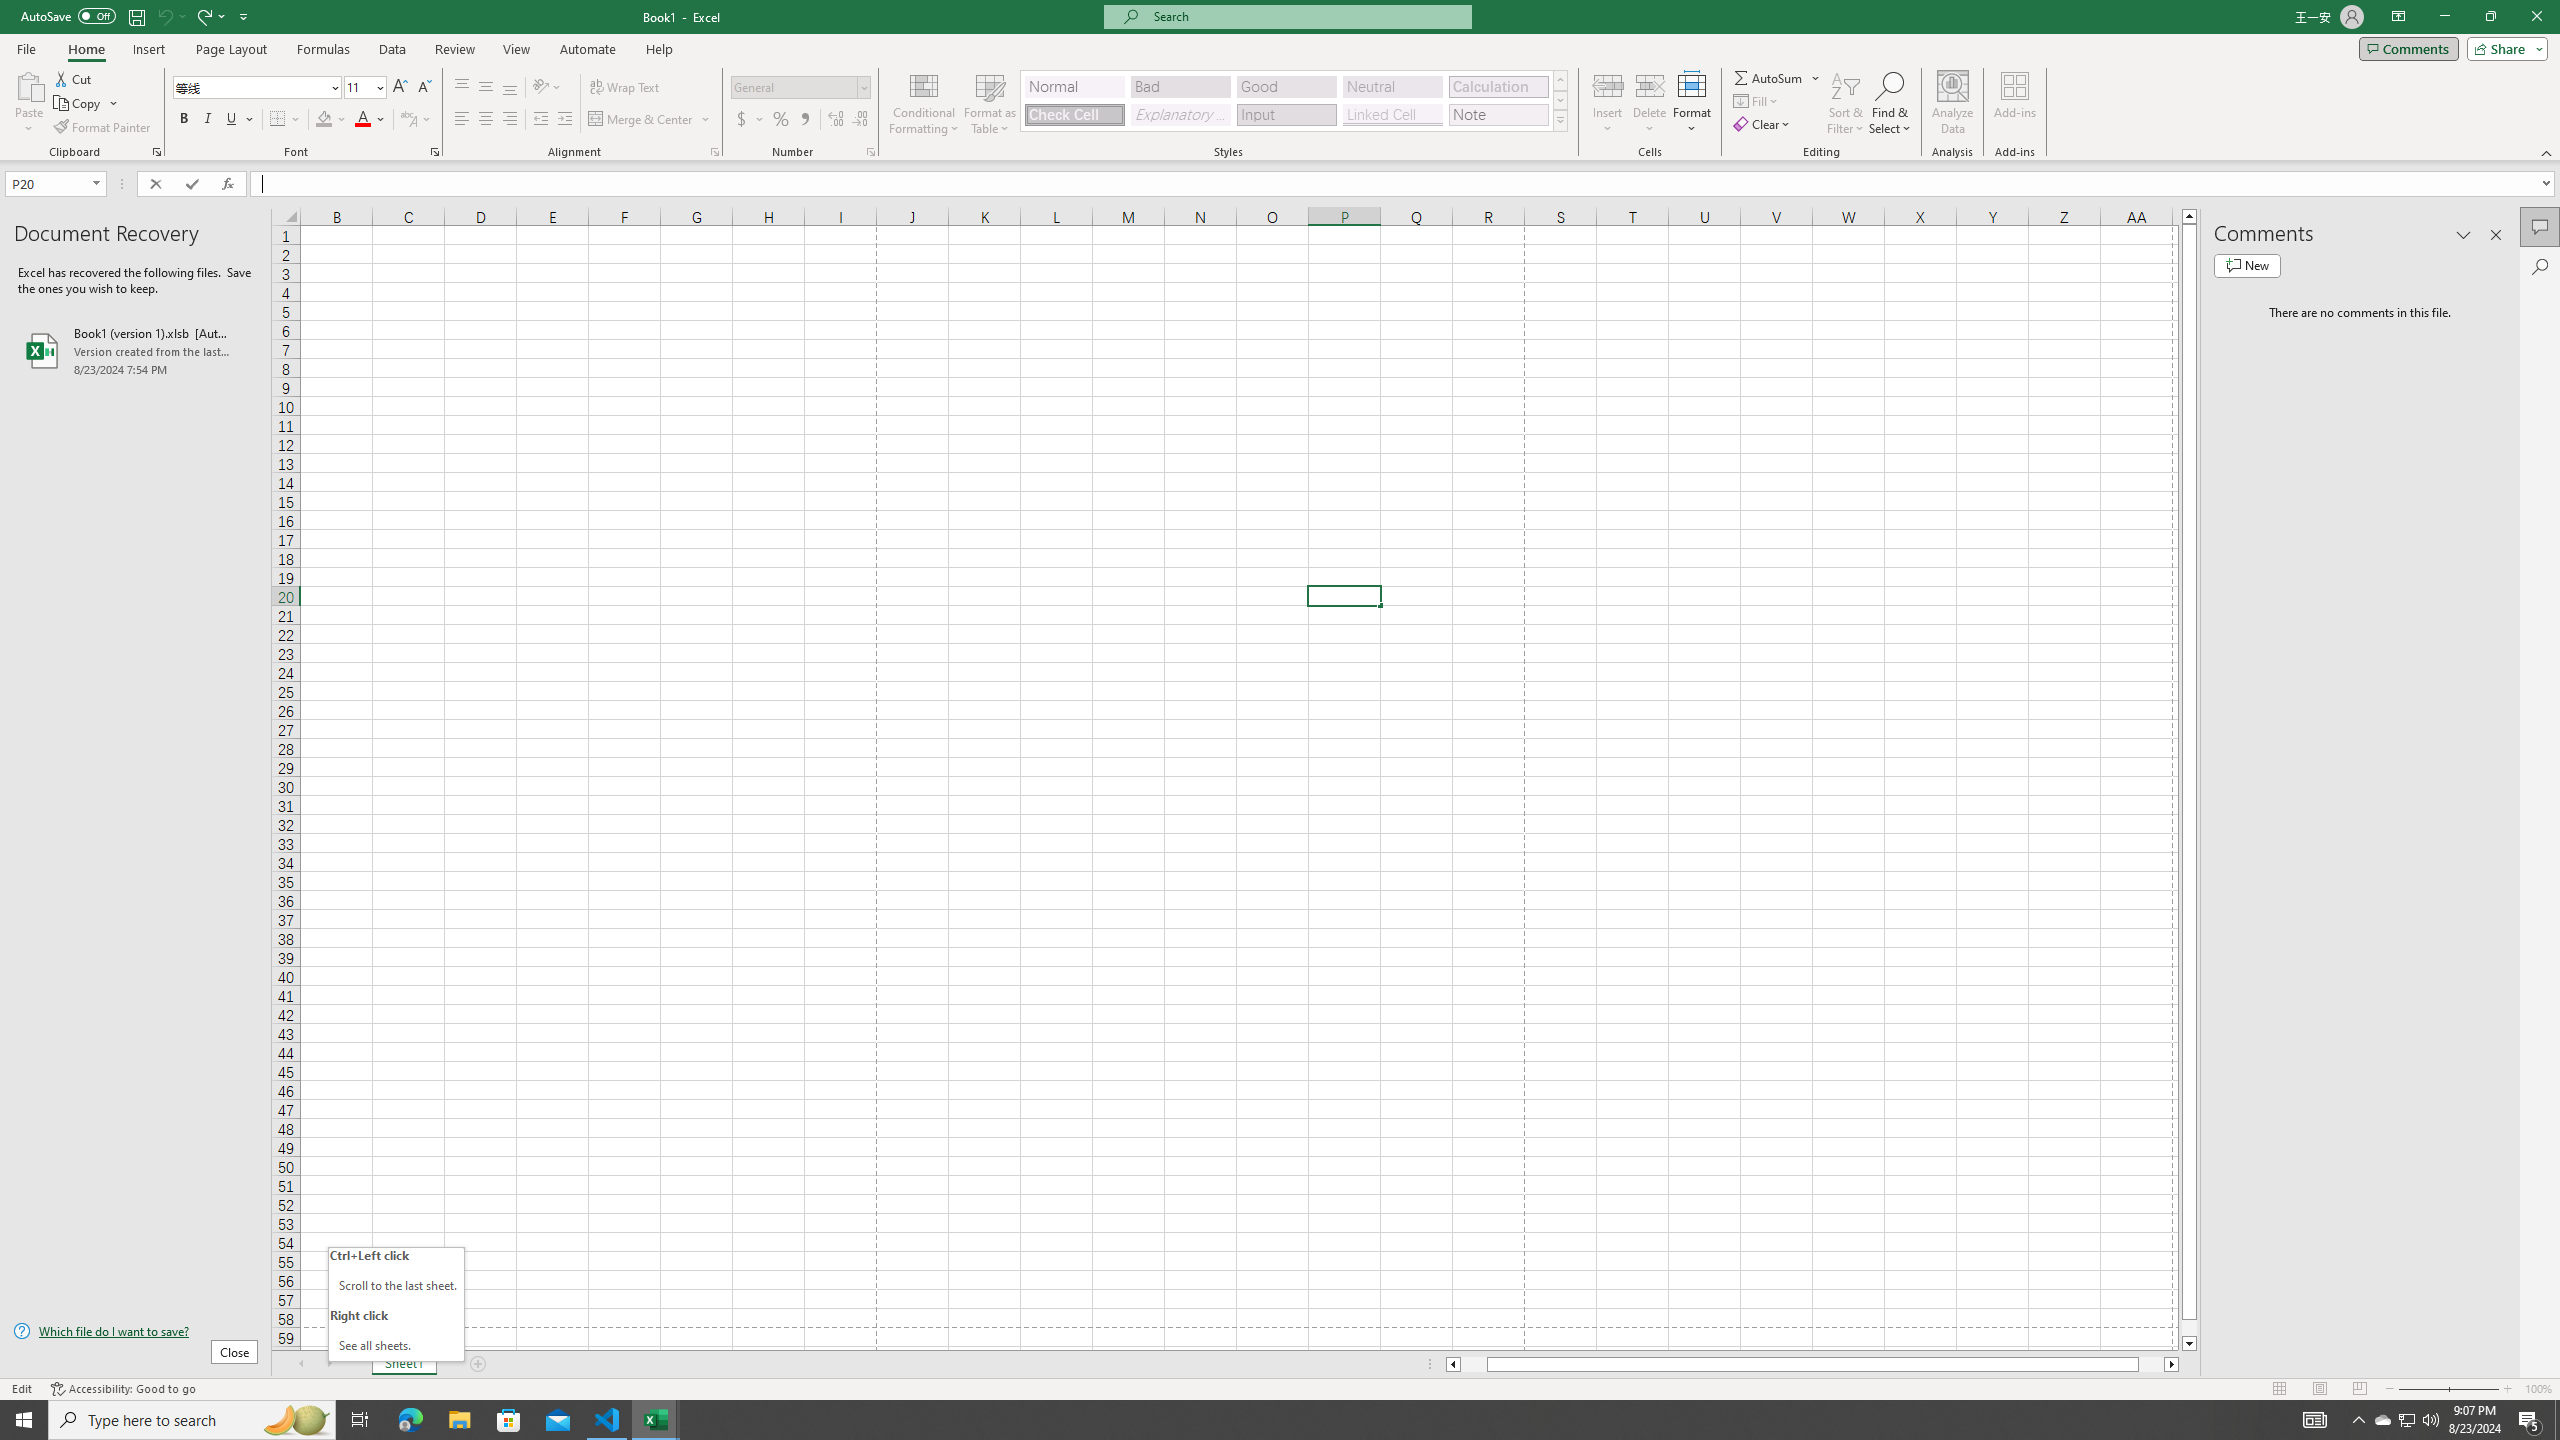 The image size is (2560, 1440). What do you see at coordinates (363, 87) in the screenshot?
I see `'Font Size'` at bounding box center [363, 87].